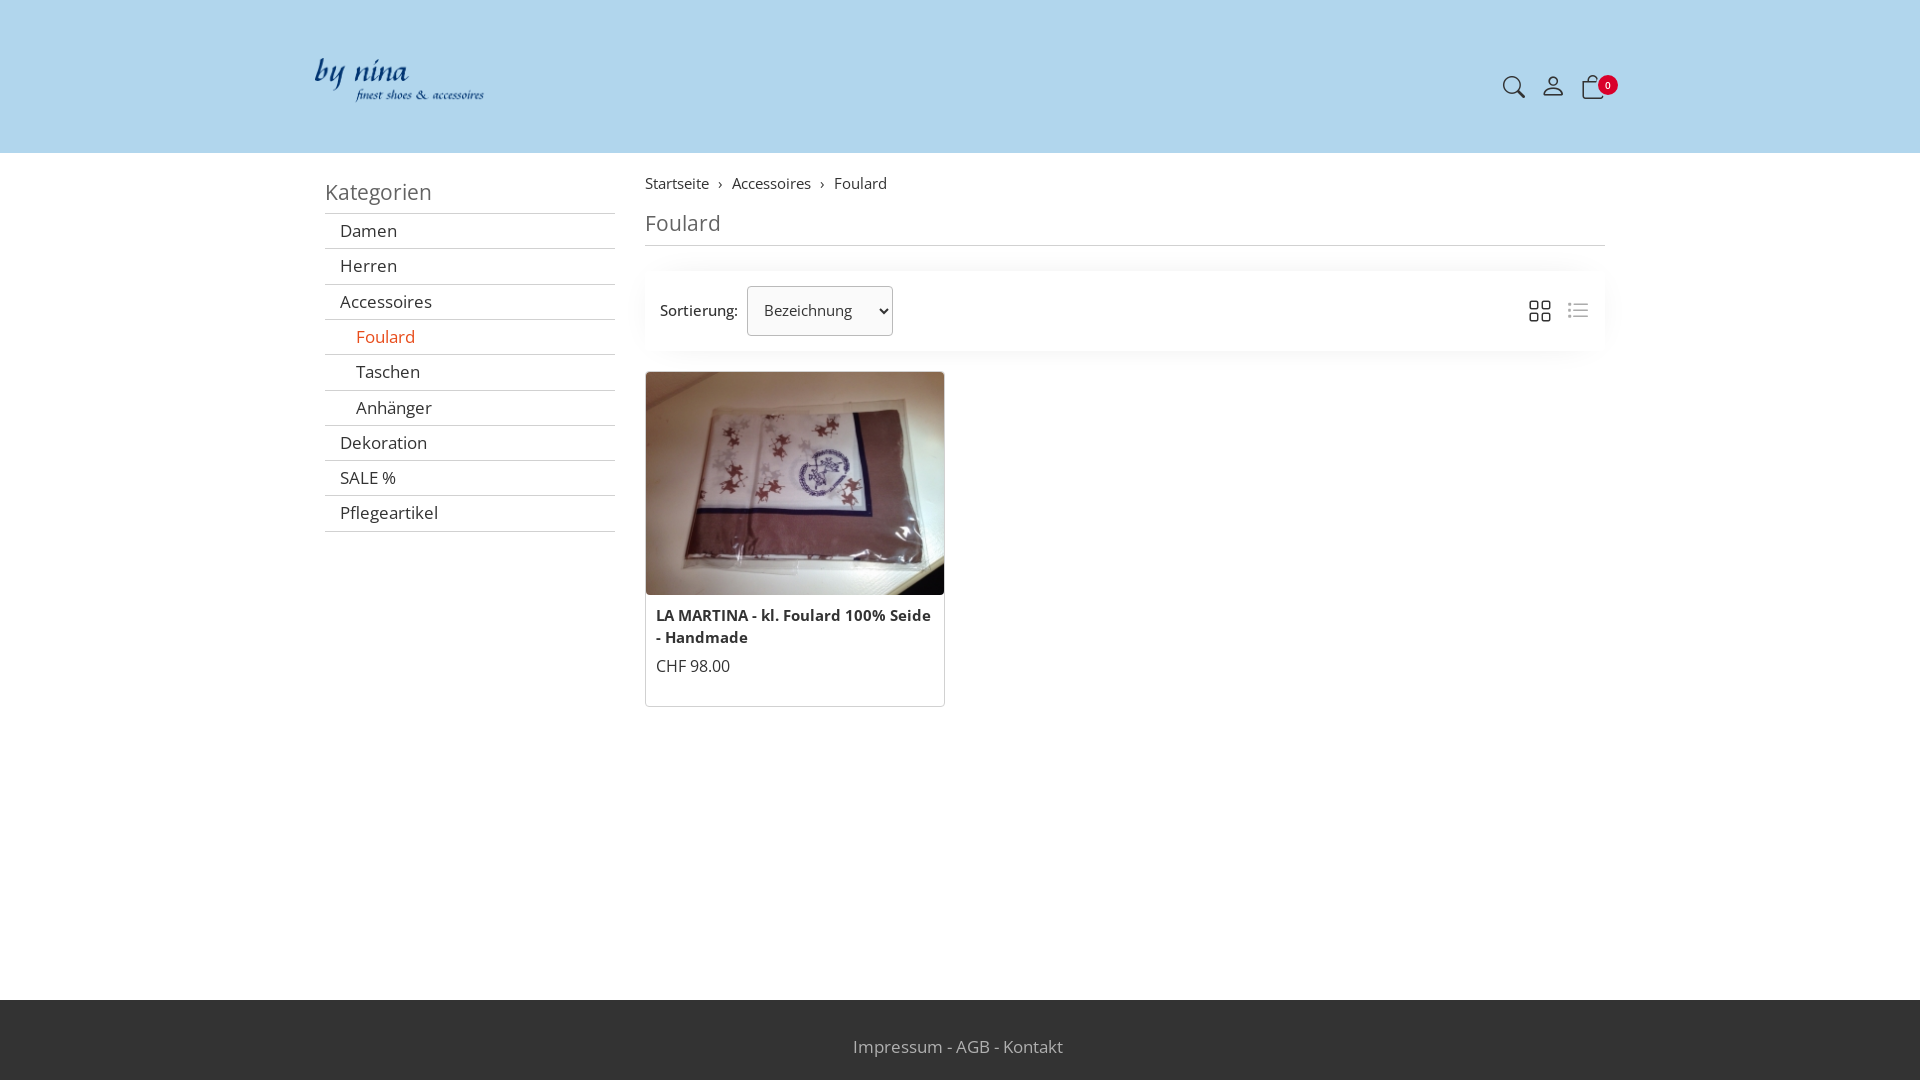 The width and height of the screenshot is (1920, 1080). I want to click on 'Impressum', so click(896, 1045).